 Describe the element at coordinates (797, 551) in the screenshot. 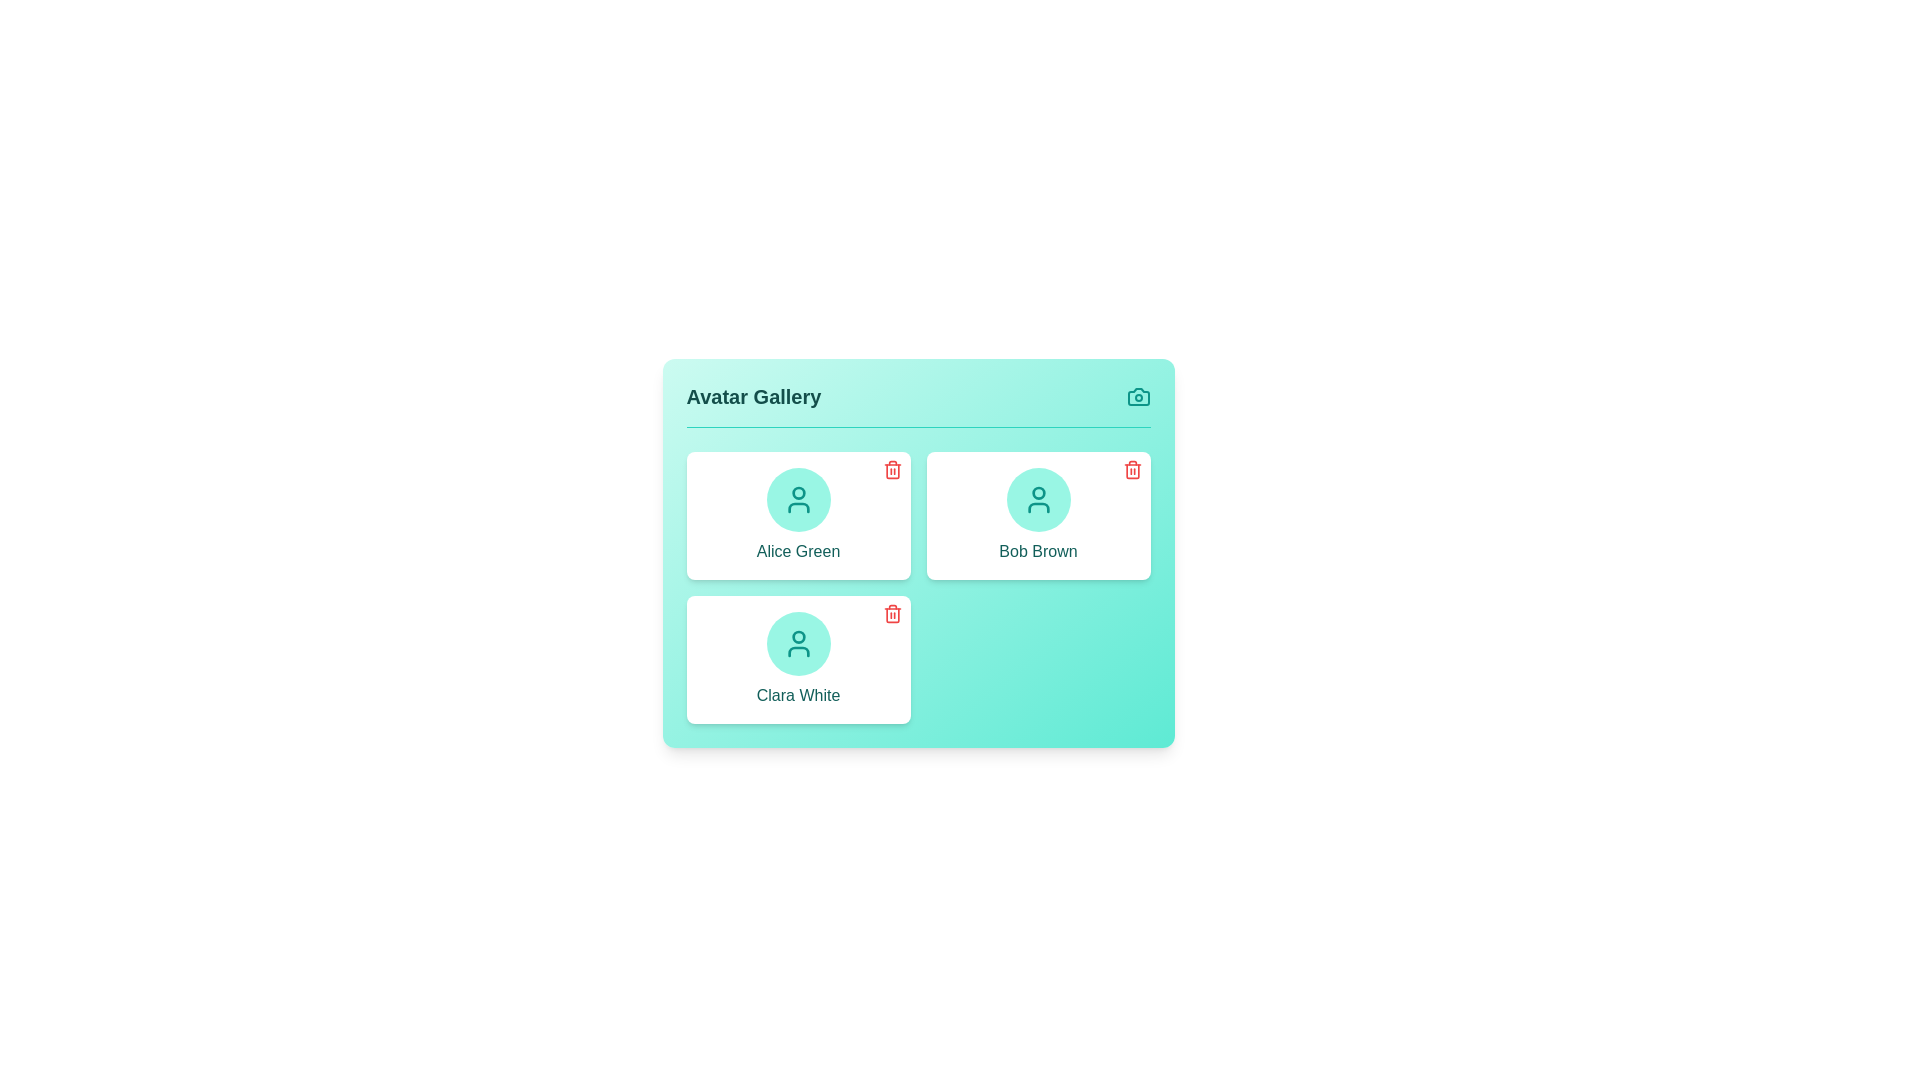

I see `the text label displaying 'Alice Green', which is styled in teal color and positioned below the circular avatar in the first card on the top row` at that location.